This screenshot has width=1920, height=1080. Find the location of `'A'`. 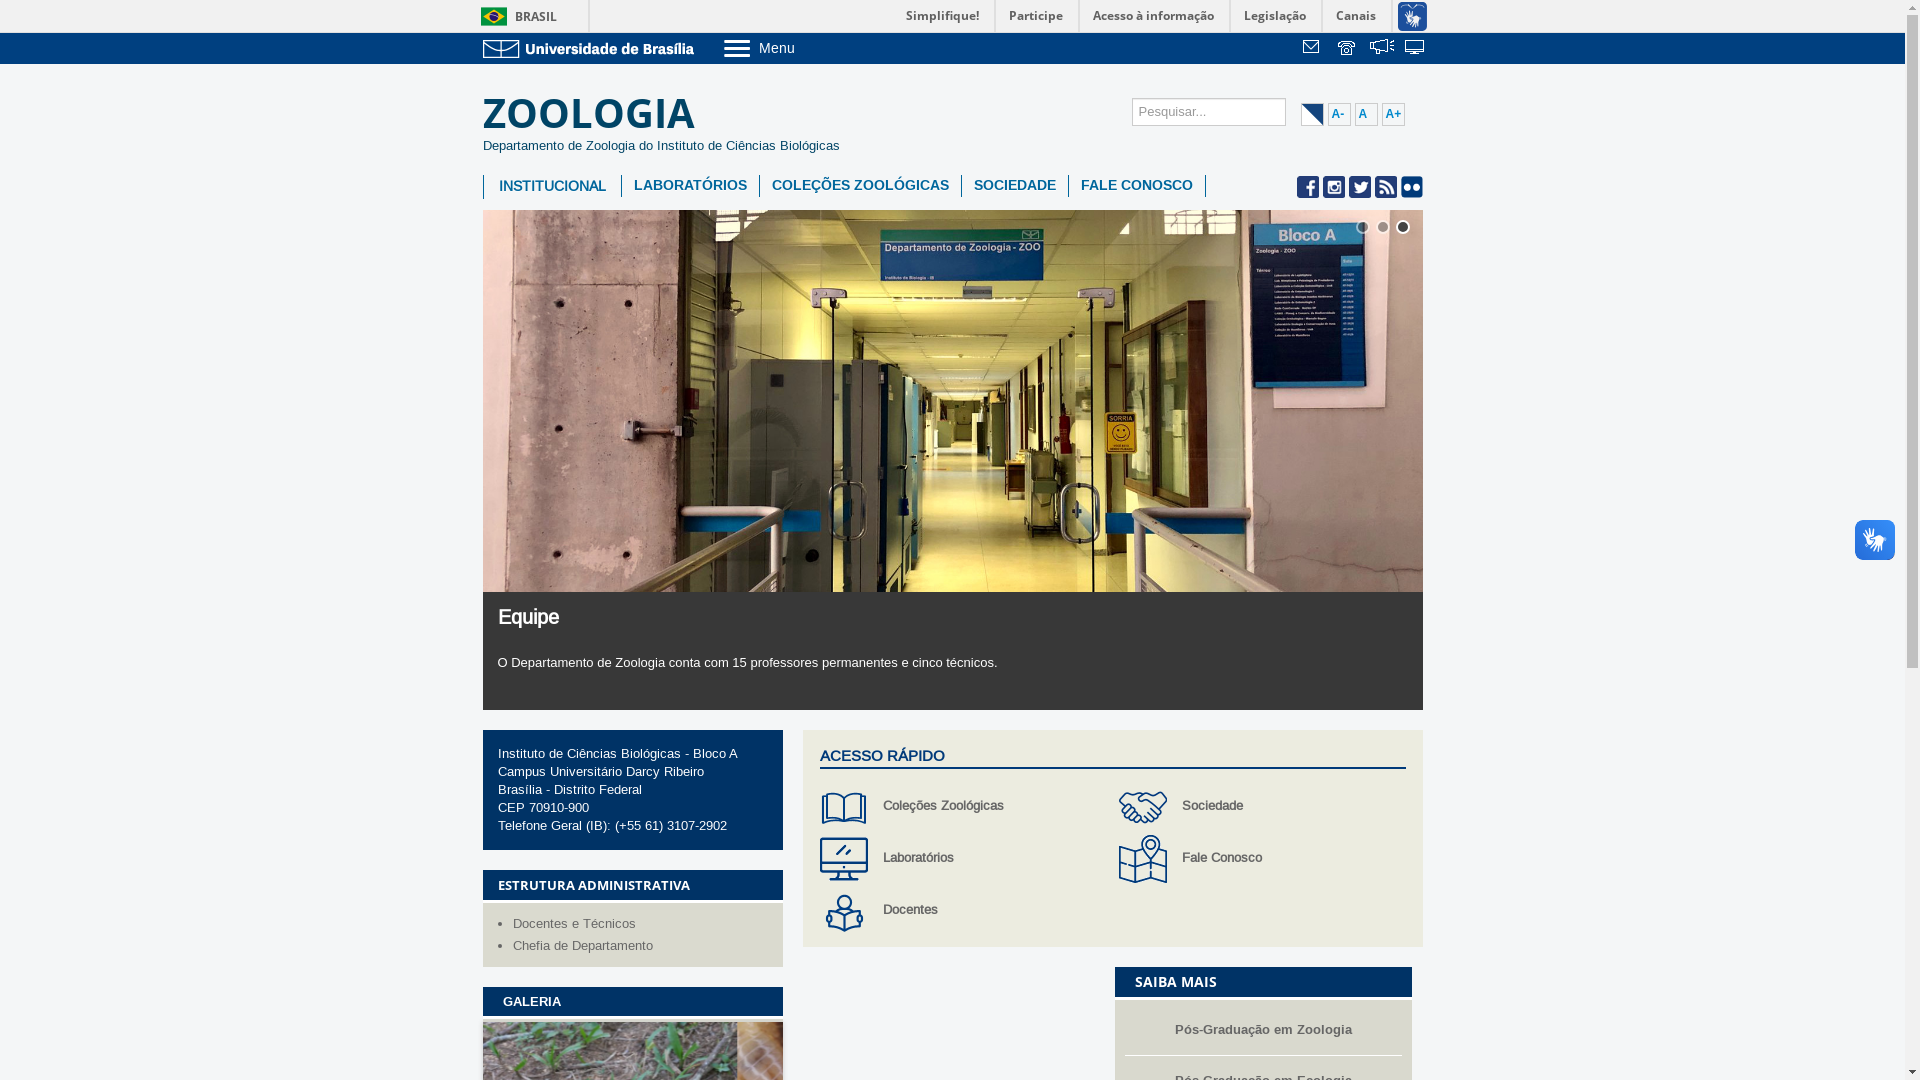

'A' is located at coordinates (1353, 114).